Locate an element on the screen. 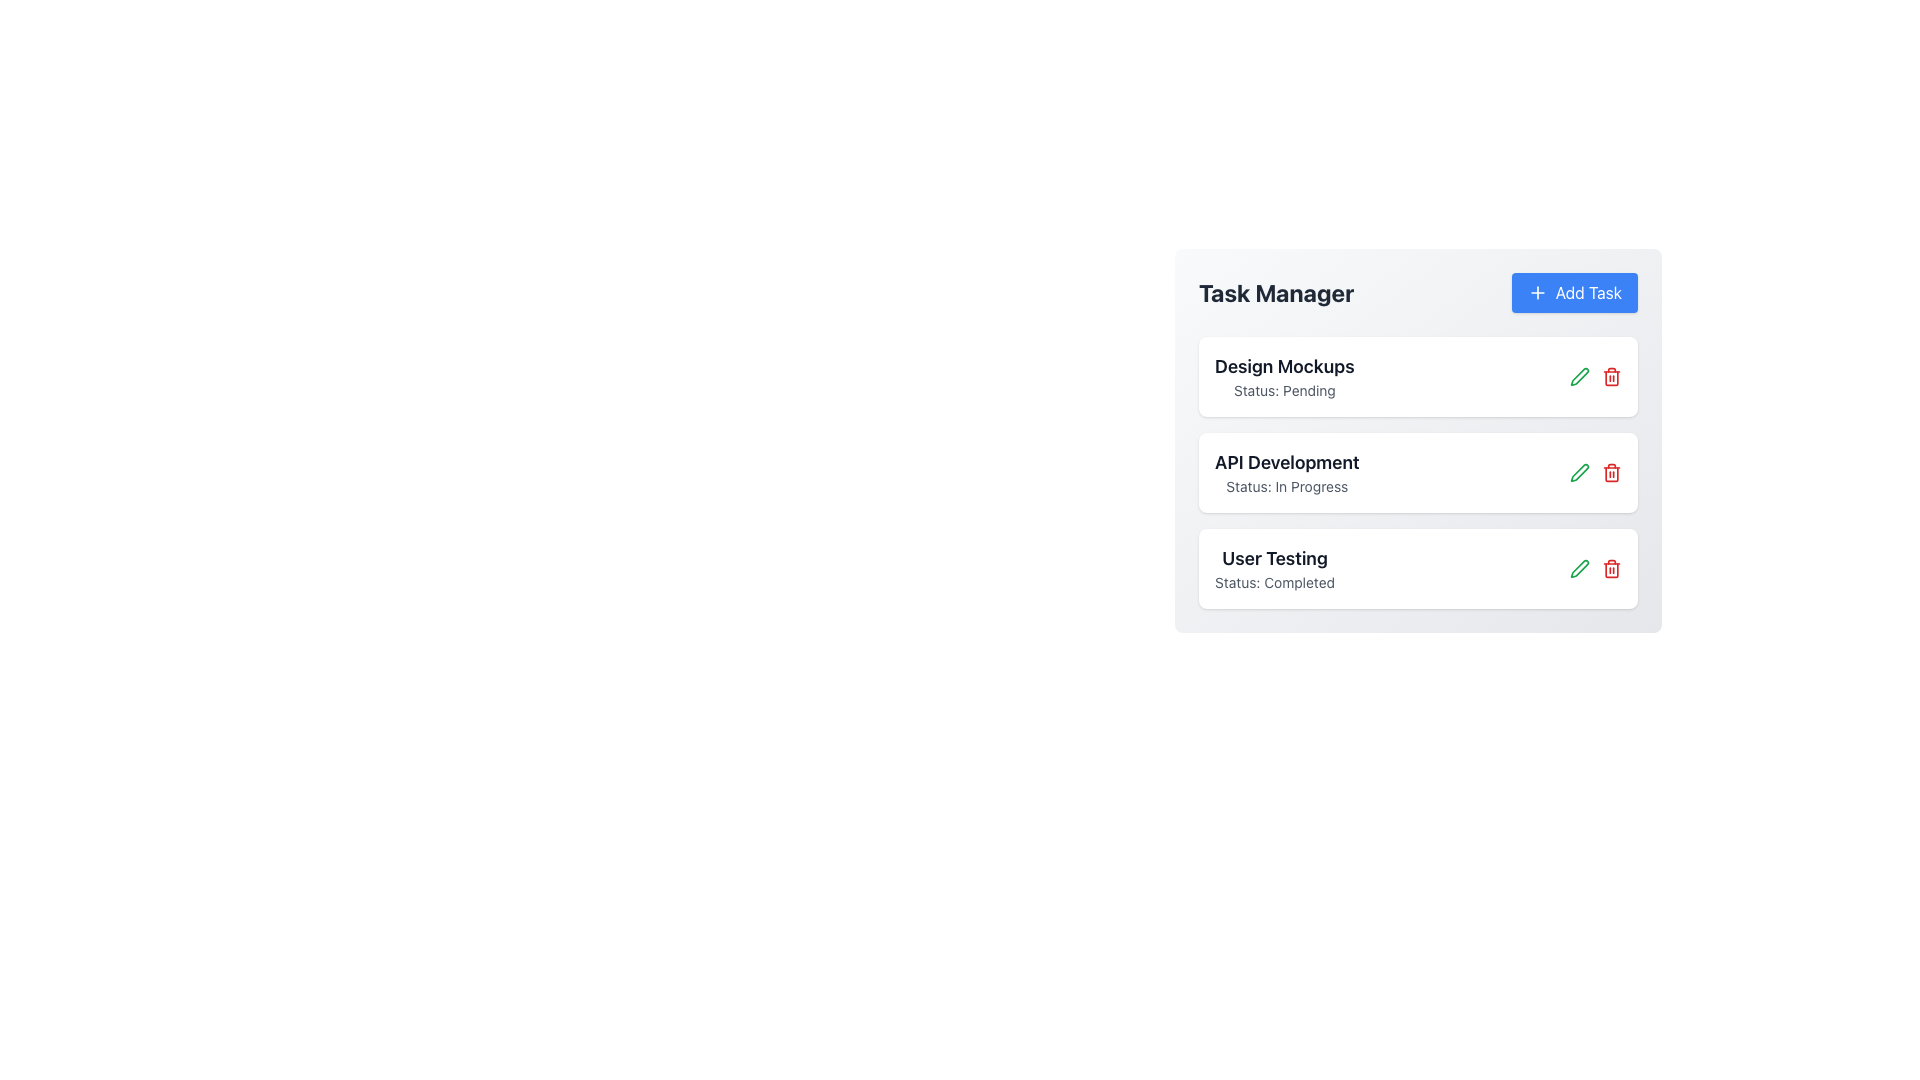 The height and width of the screenshot is (1080, 1920). the edit icon button located in the second task row labeled 'API Development' to initiate editing of the task is located at coordinates (1578, 471).